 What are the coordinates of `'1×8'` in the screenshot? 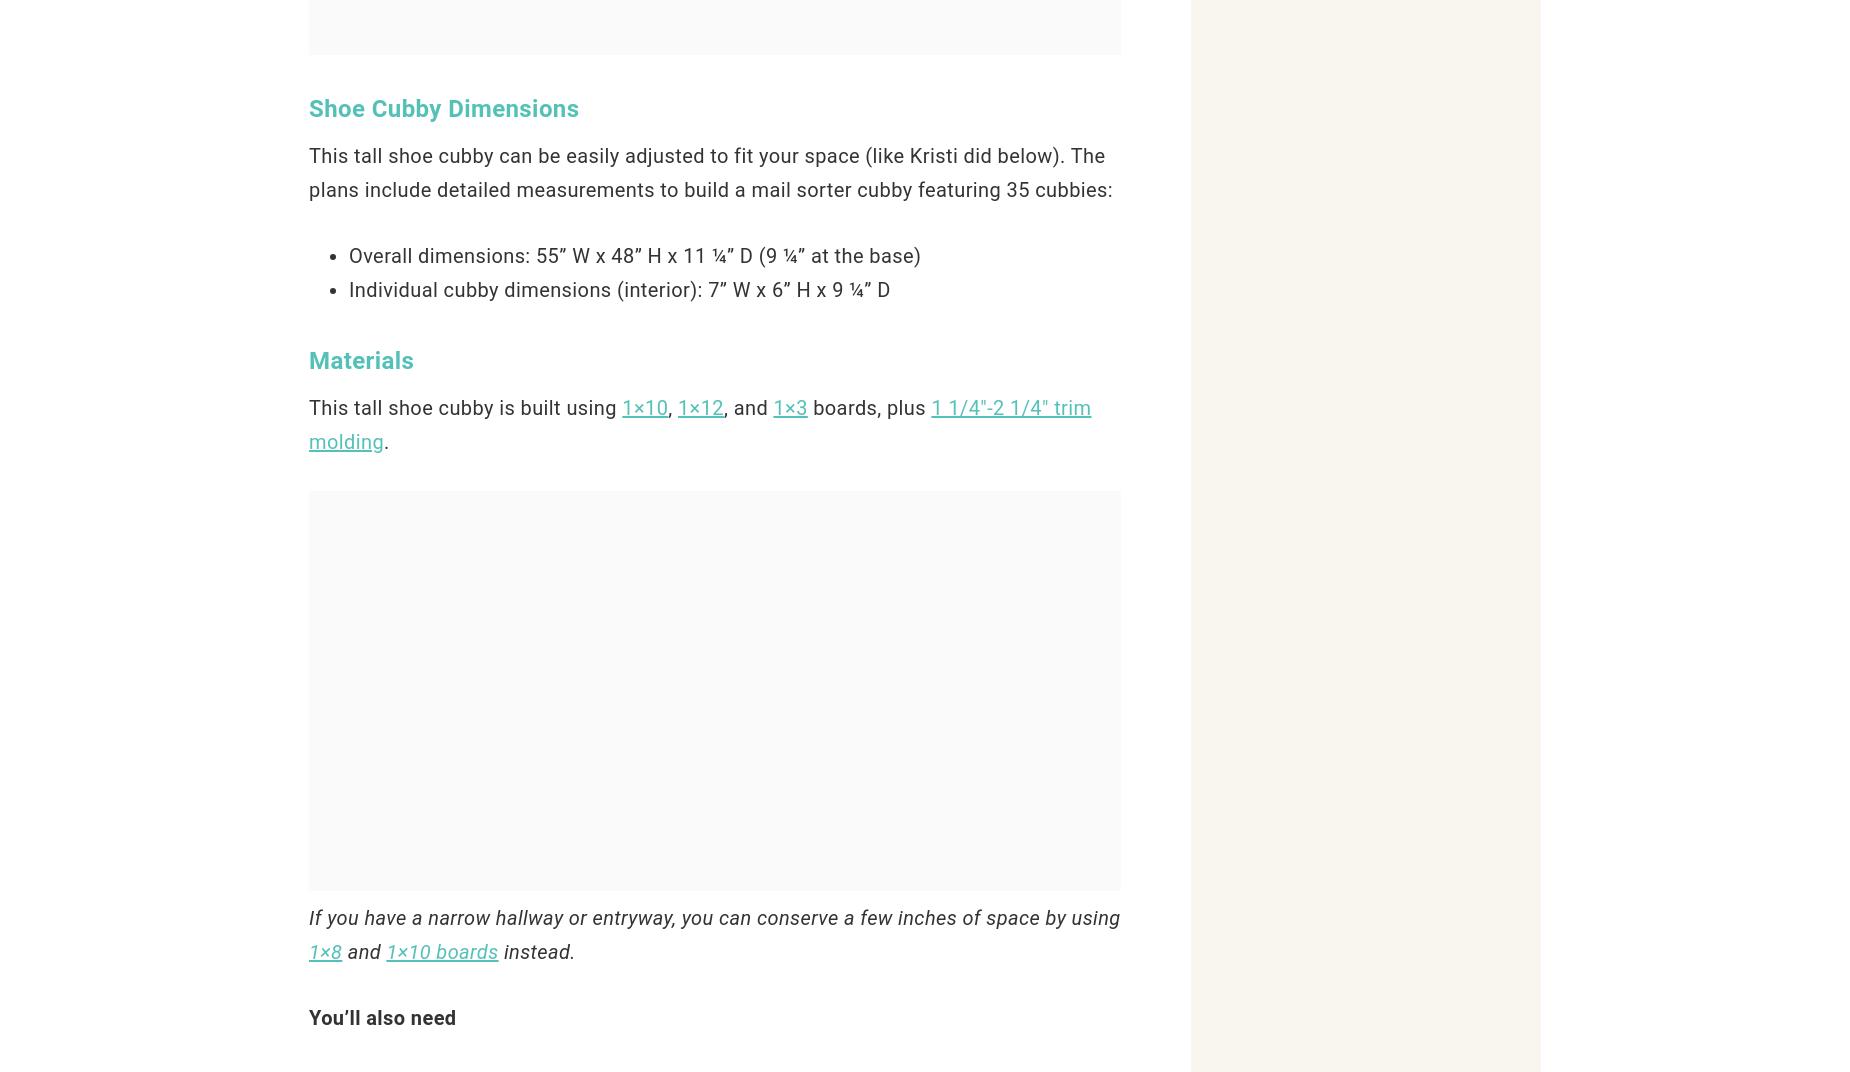 It's located at (307, 951).